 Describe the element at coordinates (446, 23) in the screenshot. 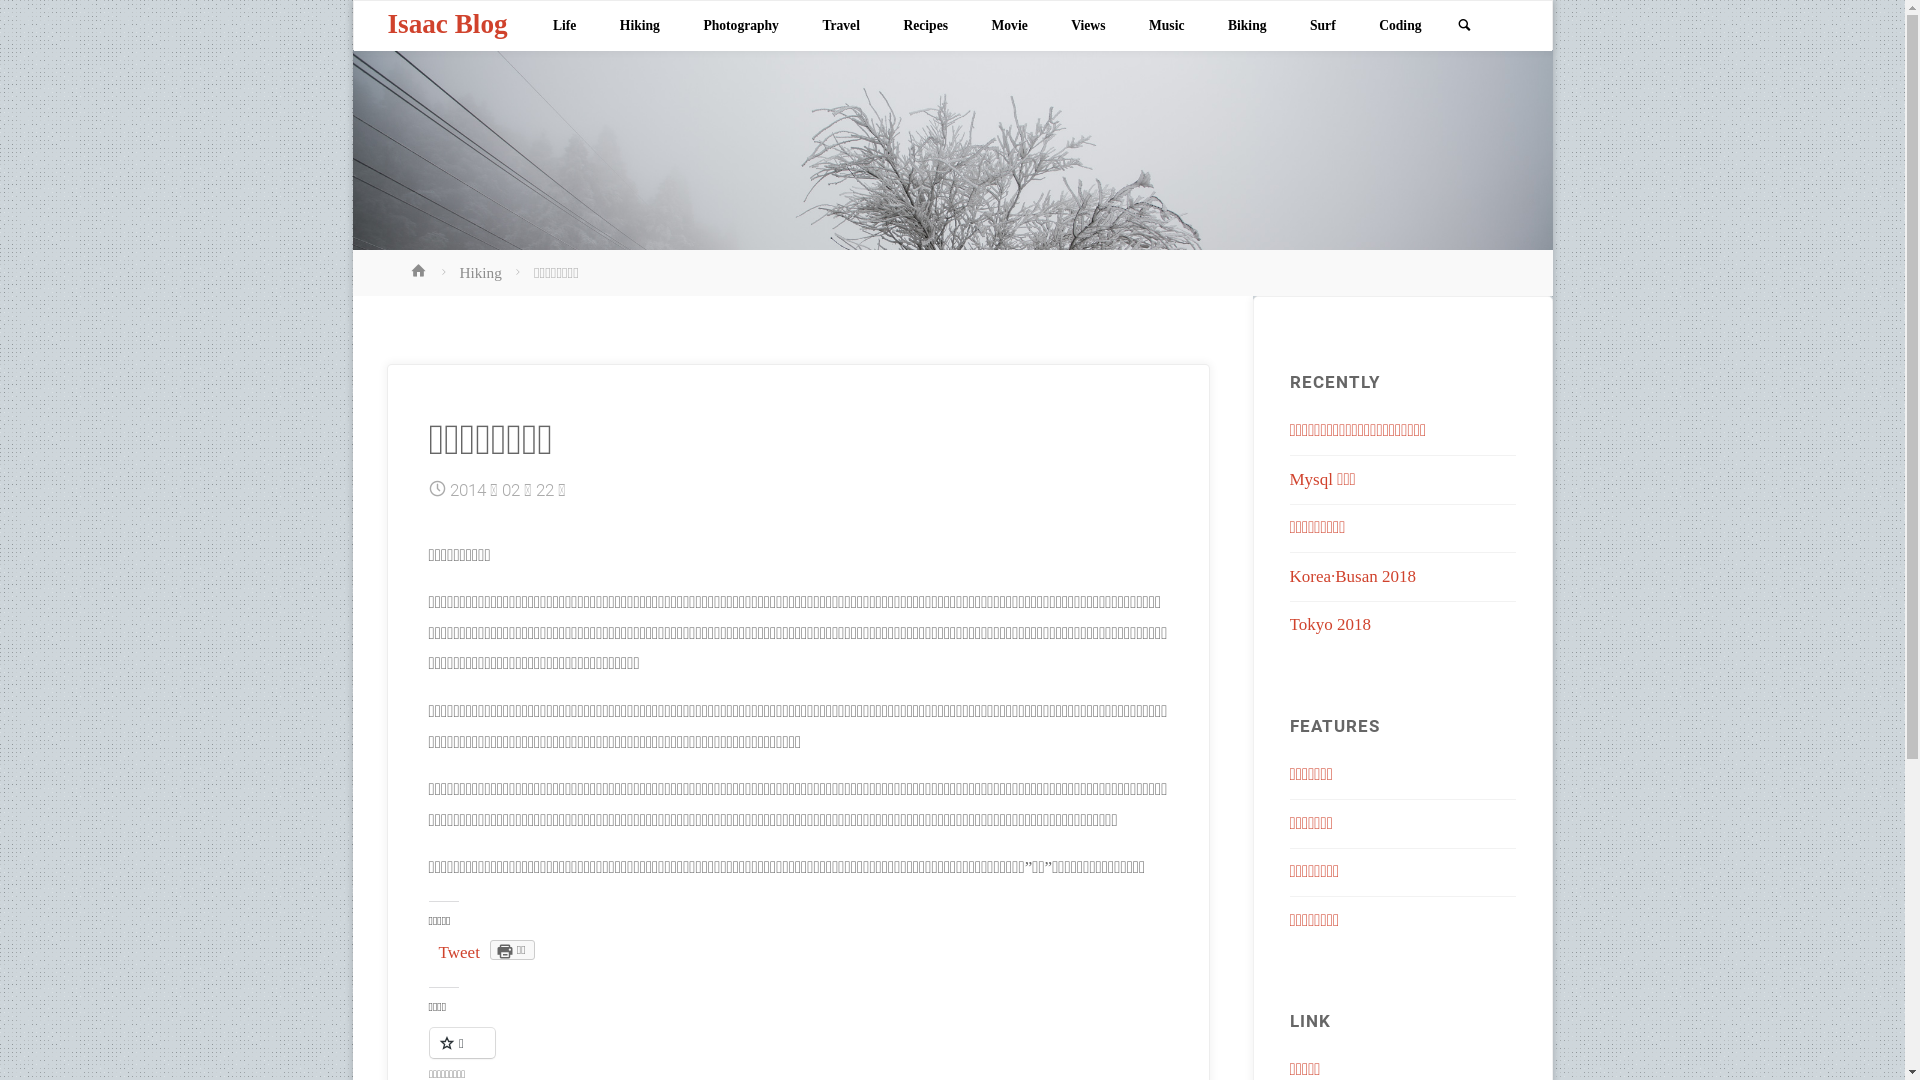

I see `'Isaac Blog'` at that location.